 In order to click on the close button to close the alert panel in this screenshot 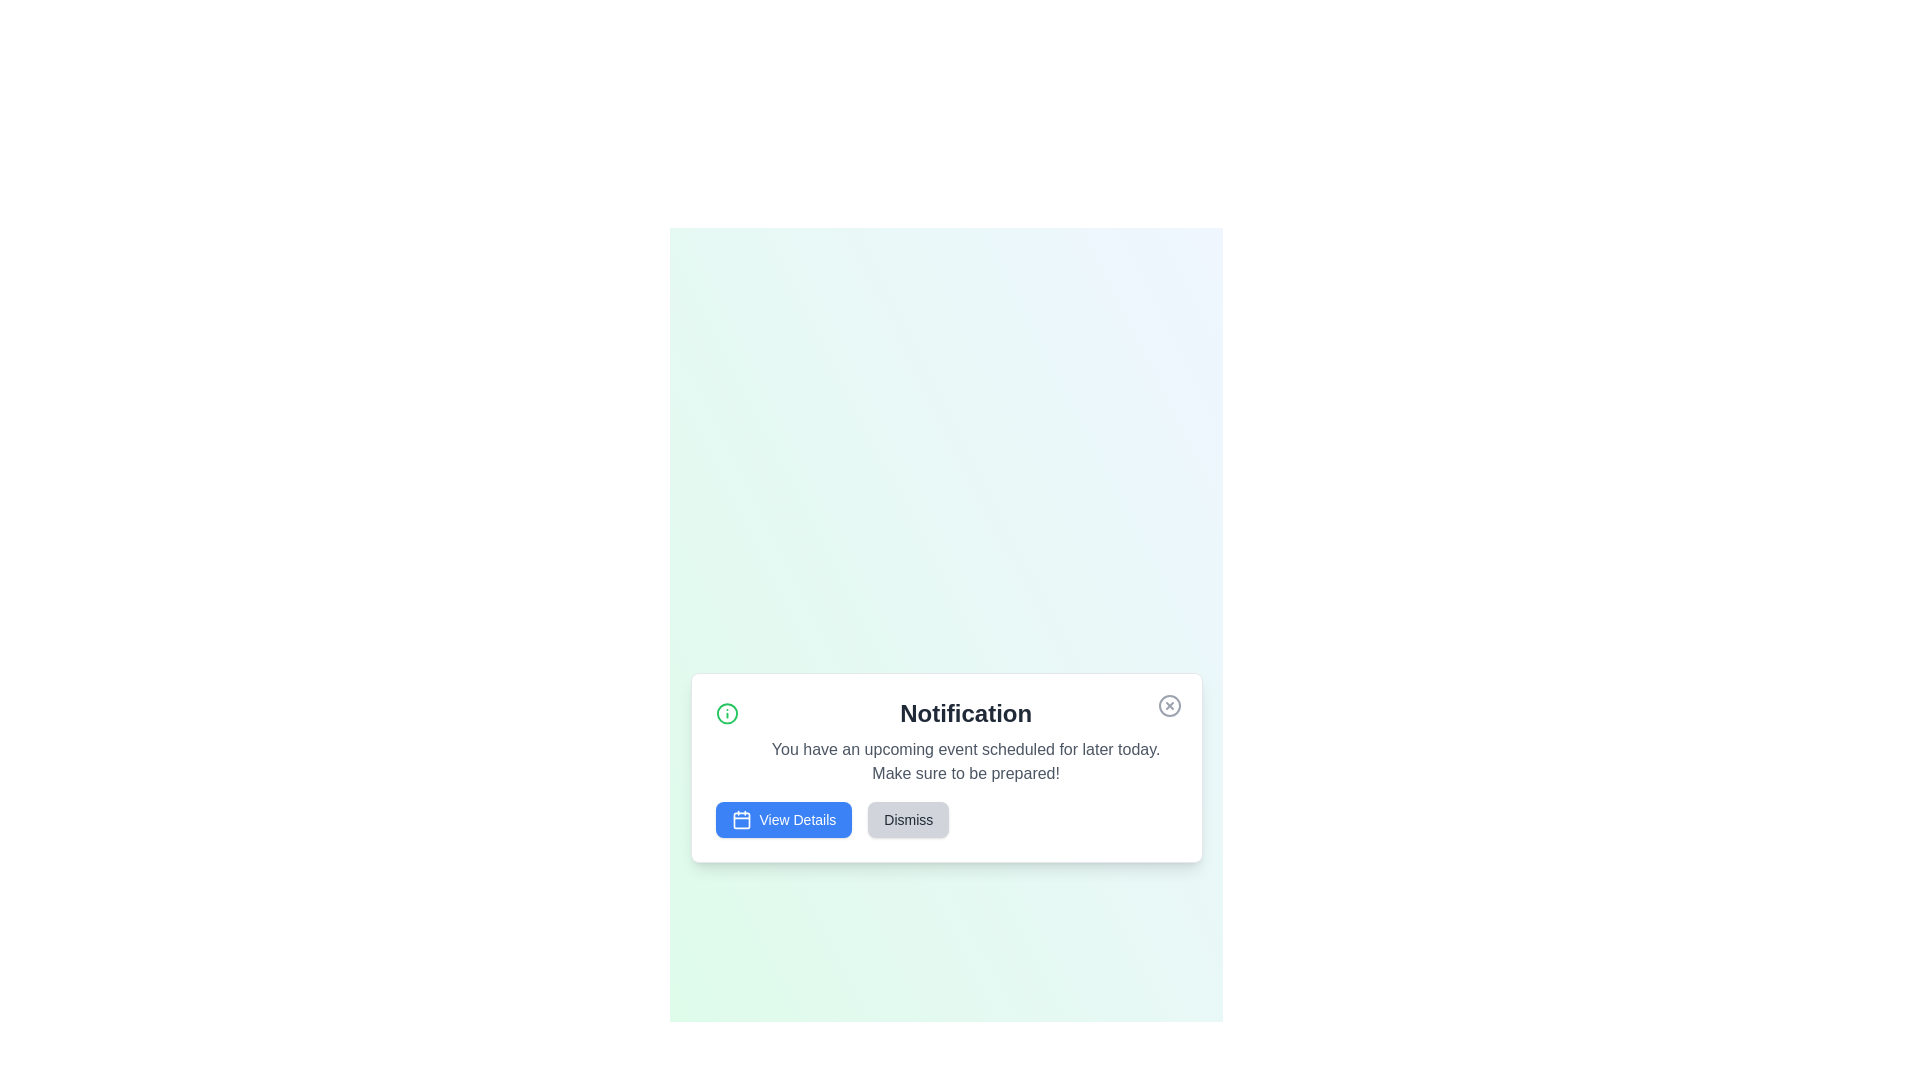, I will do `click(1169, 704)`.